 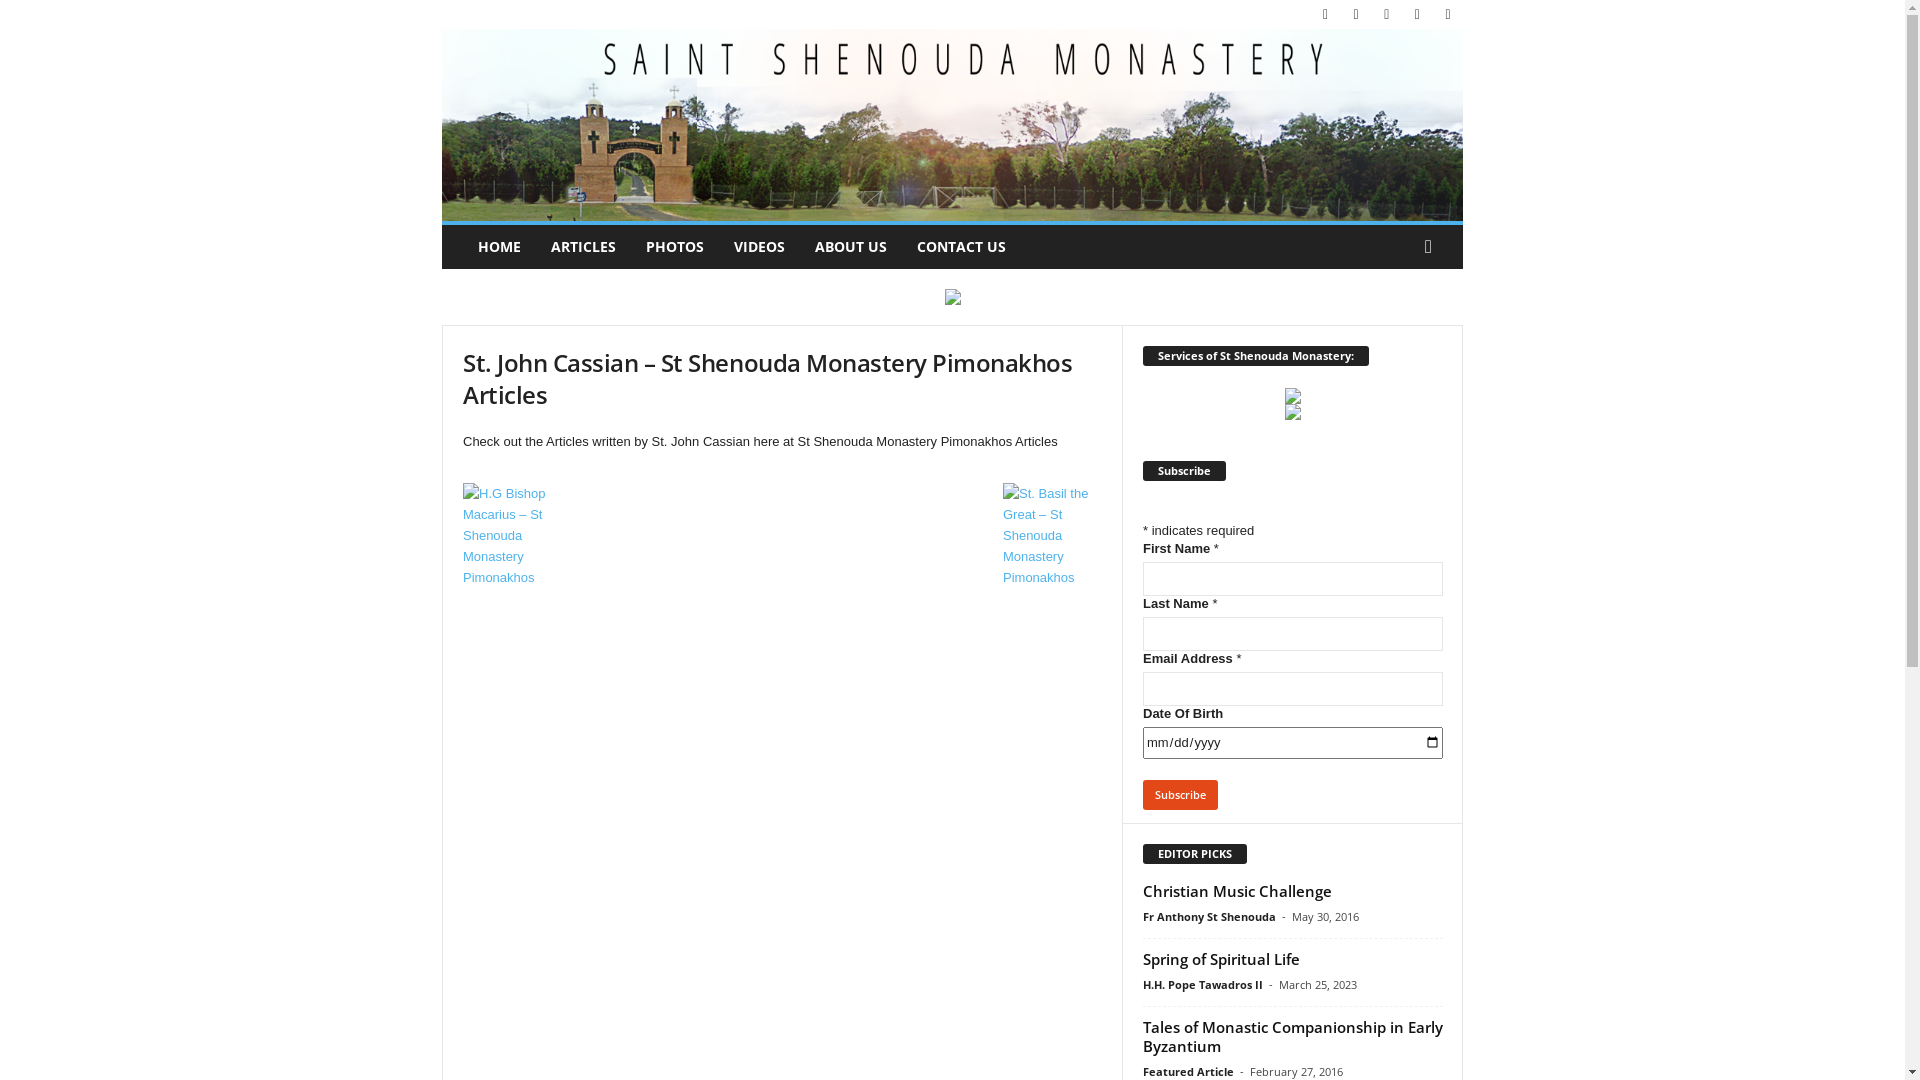 What do you see at coordinates (1208, 916) in the screenshot?
I see `'Fr Anthony St Shenouda'` at bounding box center [1208, 916].